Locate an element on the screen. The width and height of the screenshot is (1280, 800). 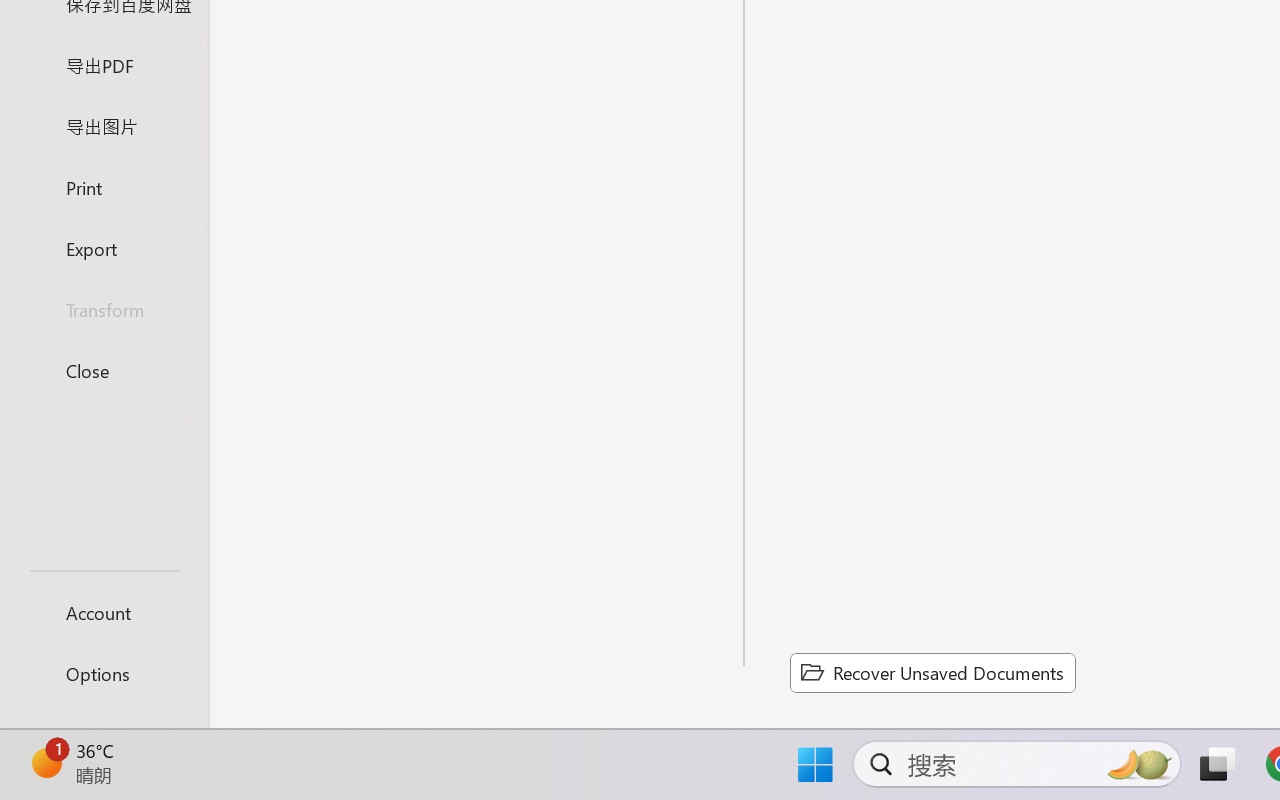
'Print' is located at coordinates (103, 186).